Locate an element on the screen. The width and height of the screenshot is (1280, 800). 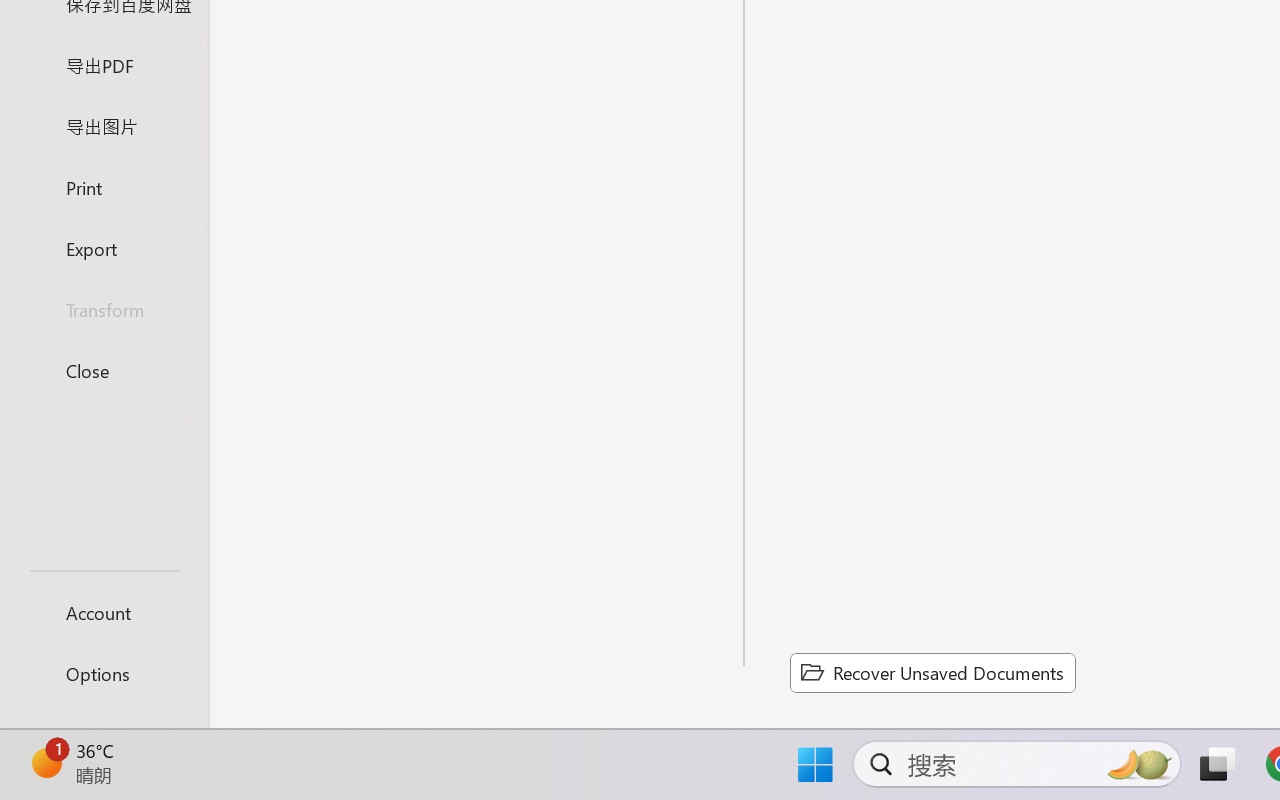
'Print' is located at coordinates (103, 186).